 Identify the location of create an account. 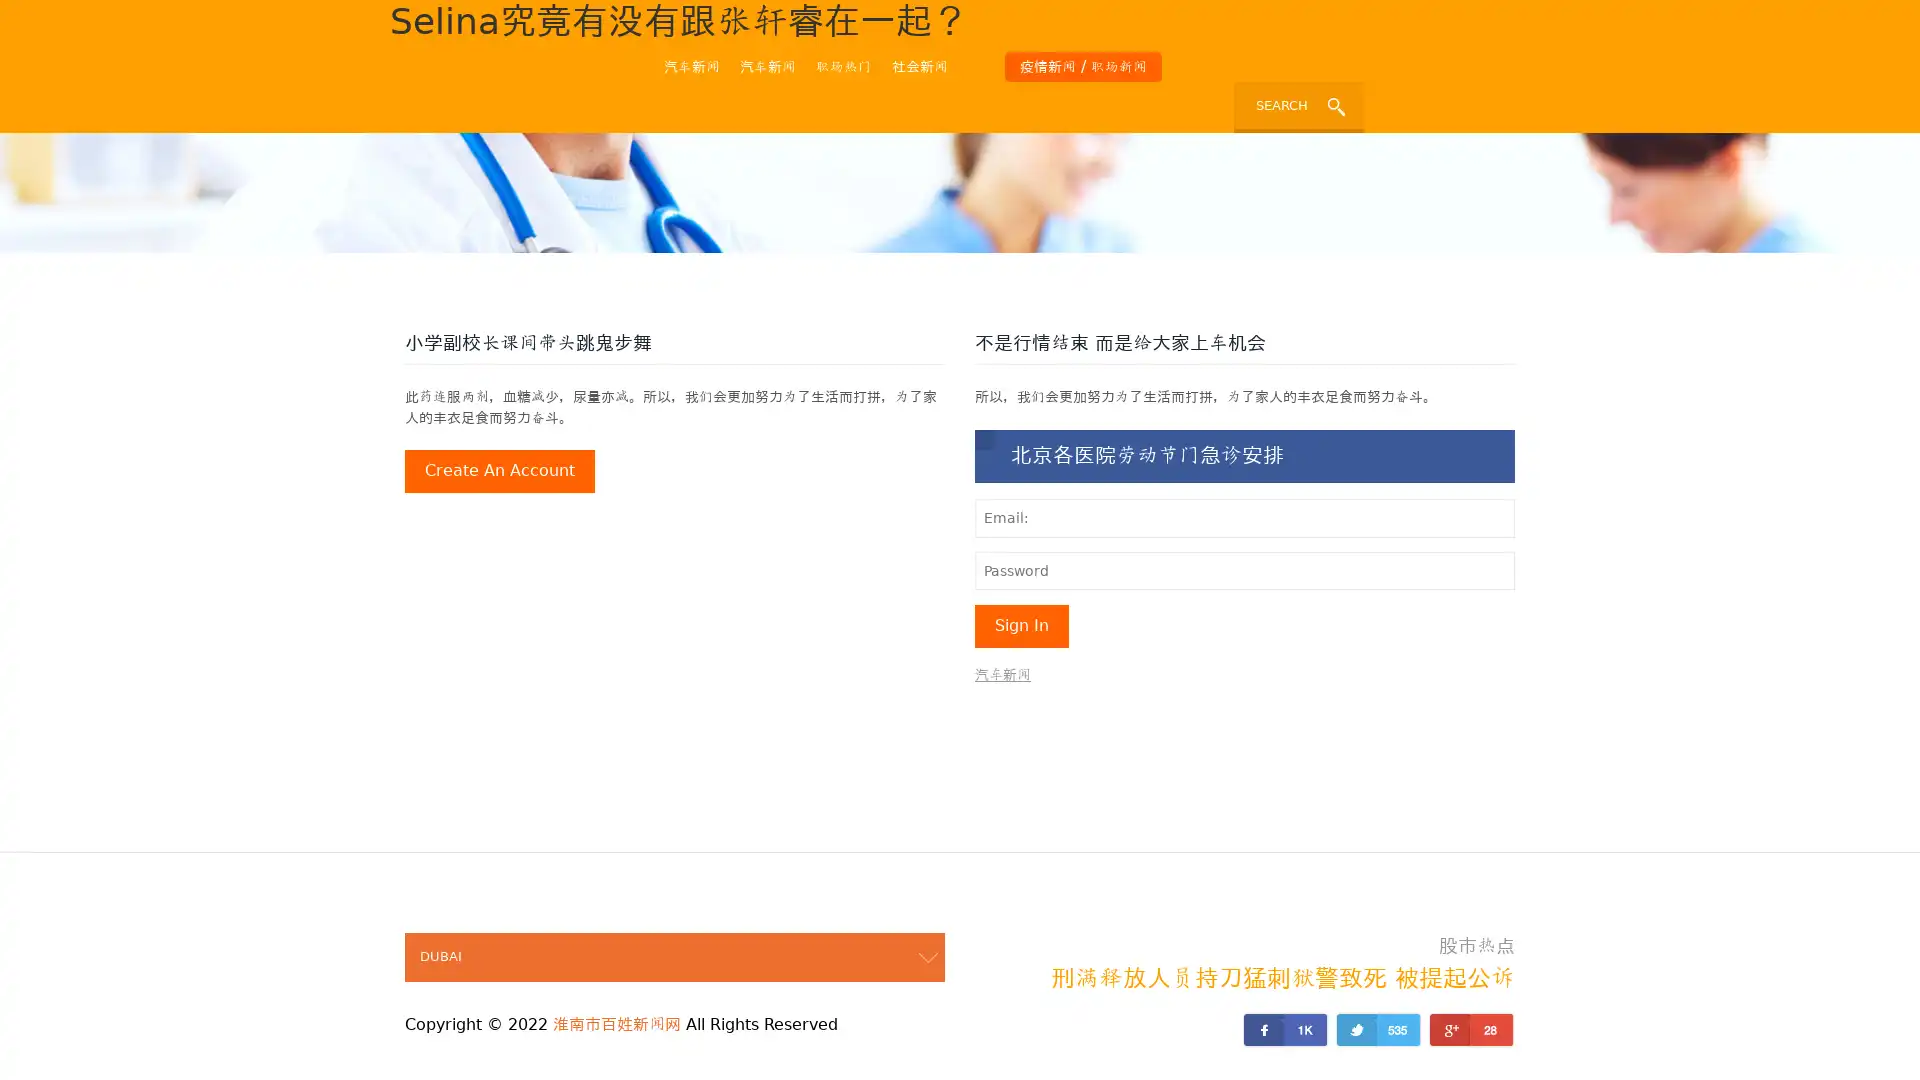
(499, 471).